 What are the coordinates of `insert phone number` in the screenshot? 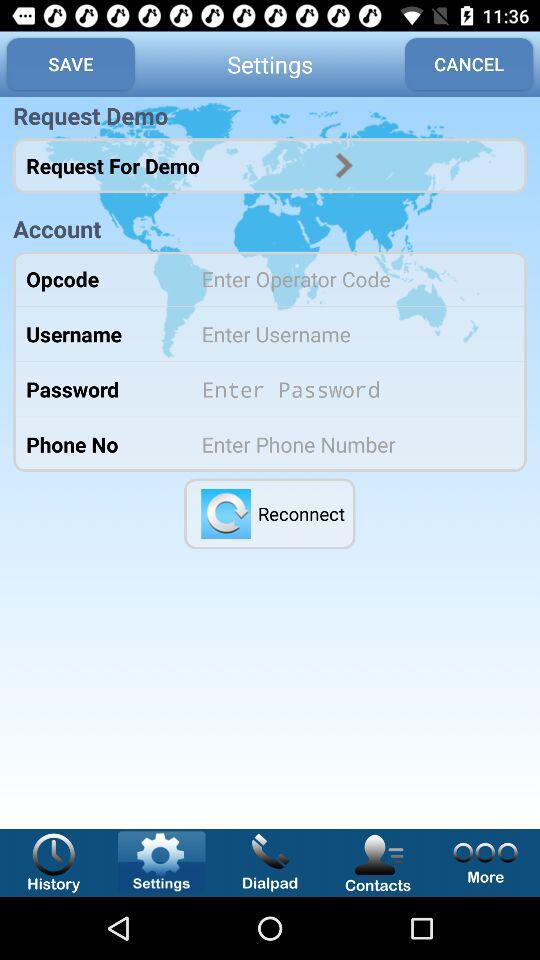 It's located at (350, 444).